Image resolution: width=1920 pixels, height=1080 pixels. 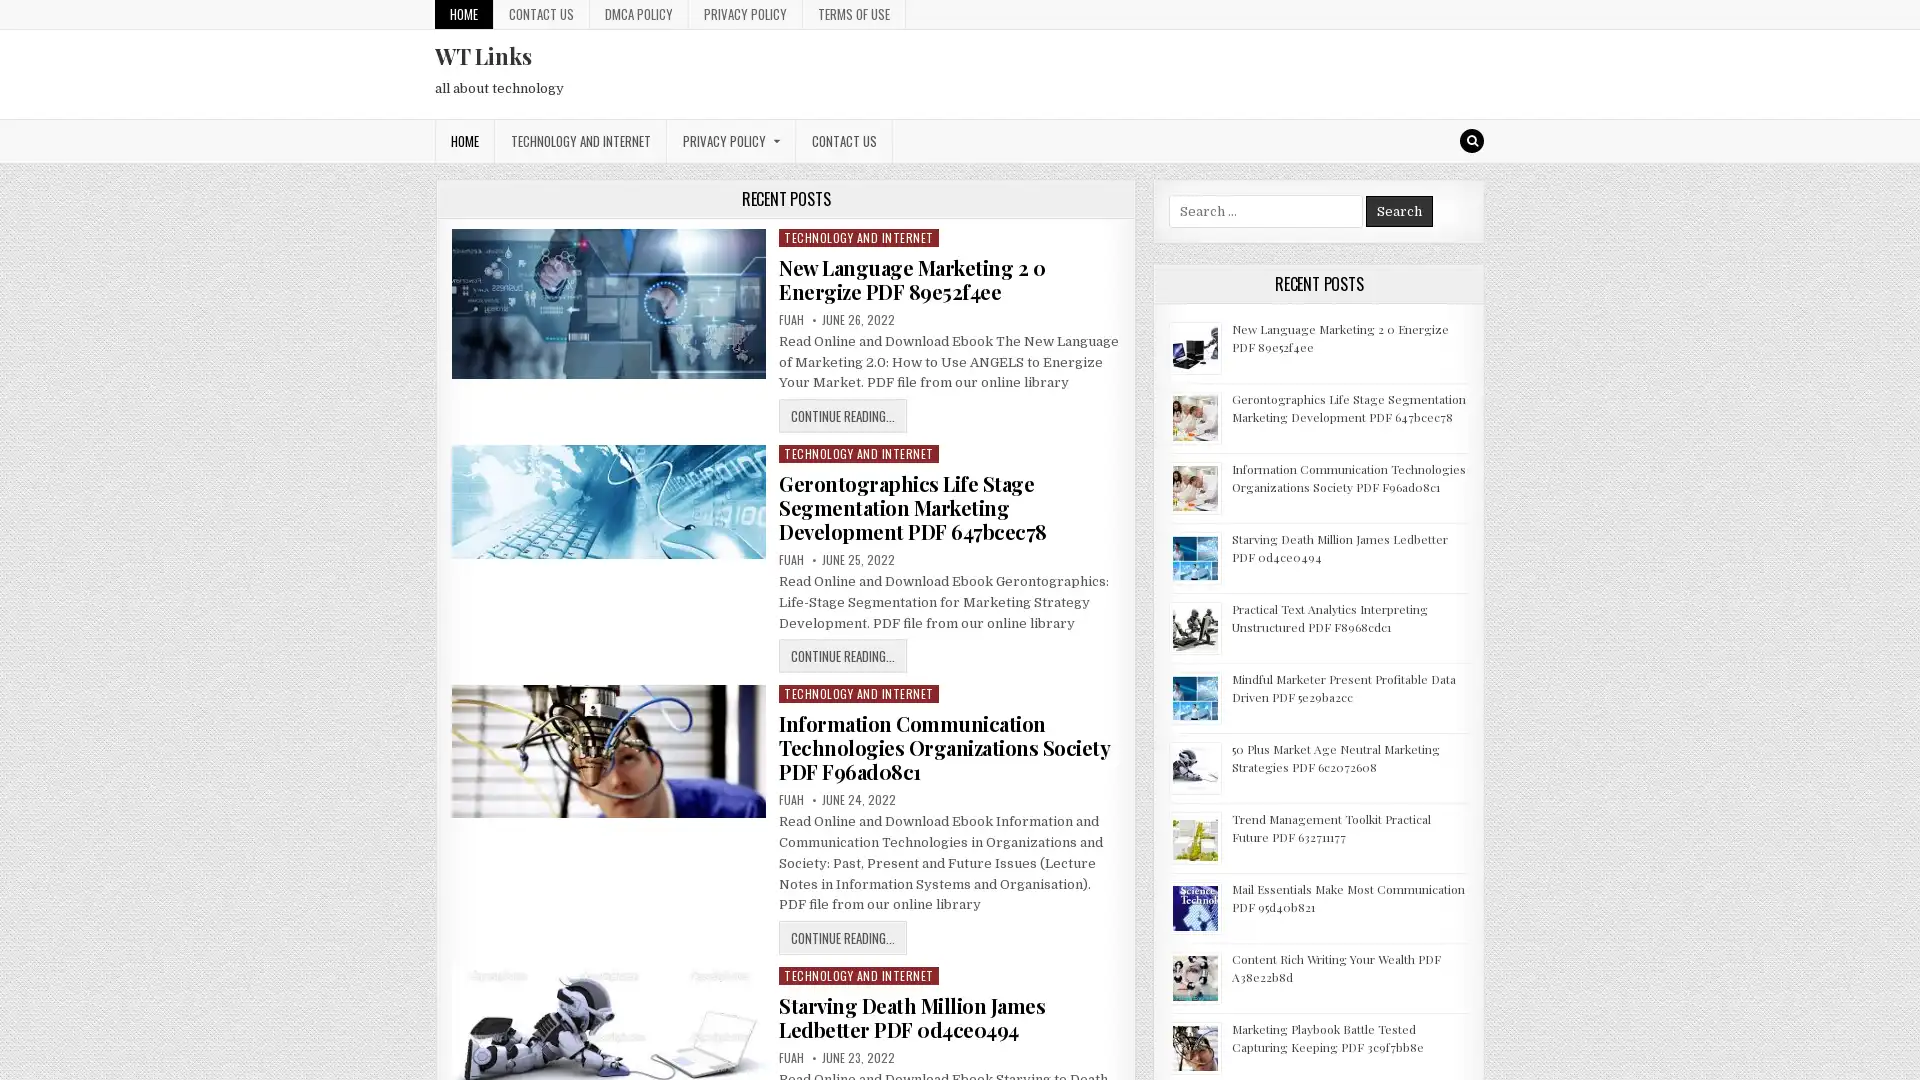 What do you see at coordinates (1398, 211) in the screenshot?
I see `Search` at bounding box center [1398, 211].